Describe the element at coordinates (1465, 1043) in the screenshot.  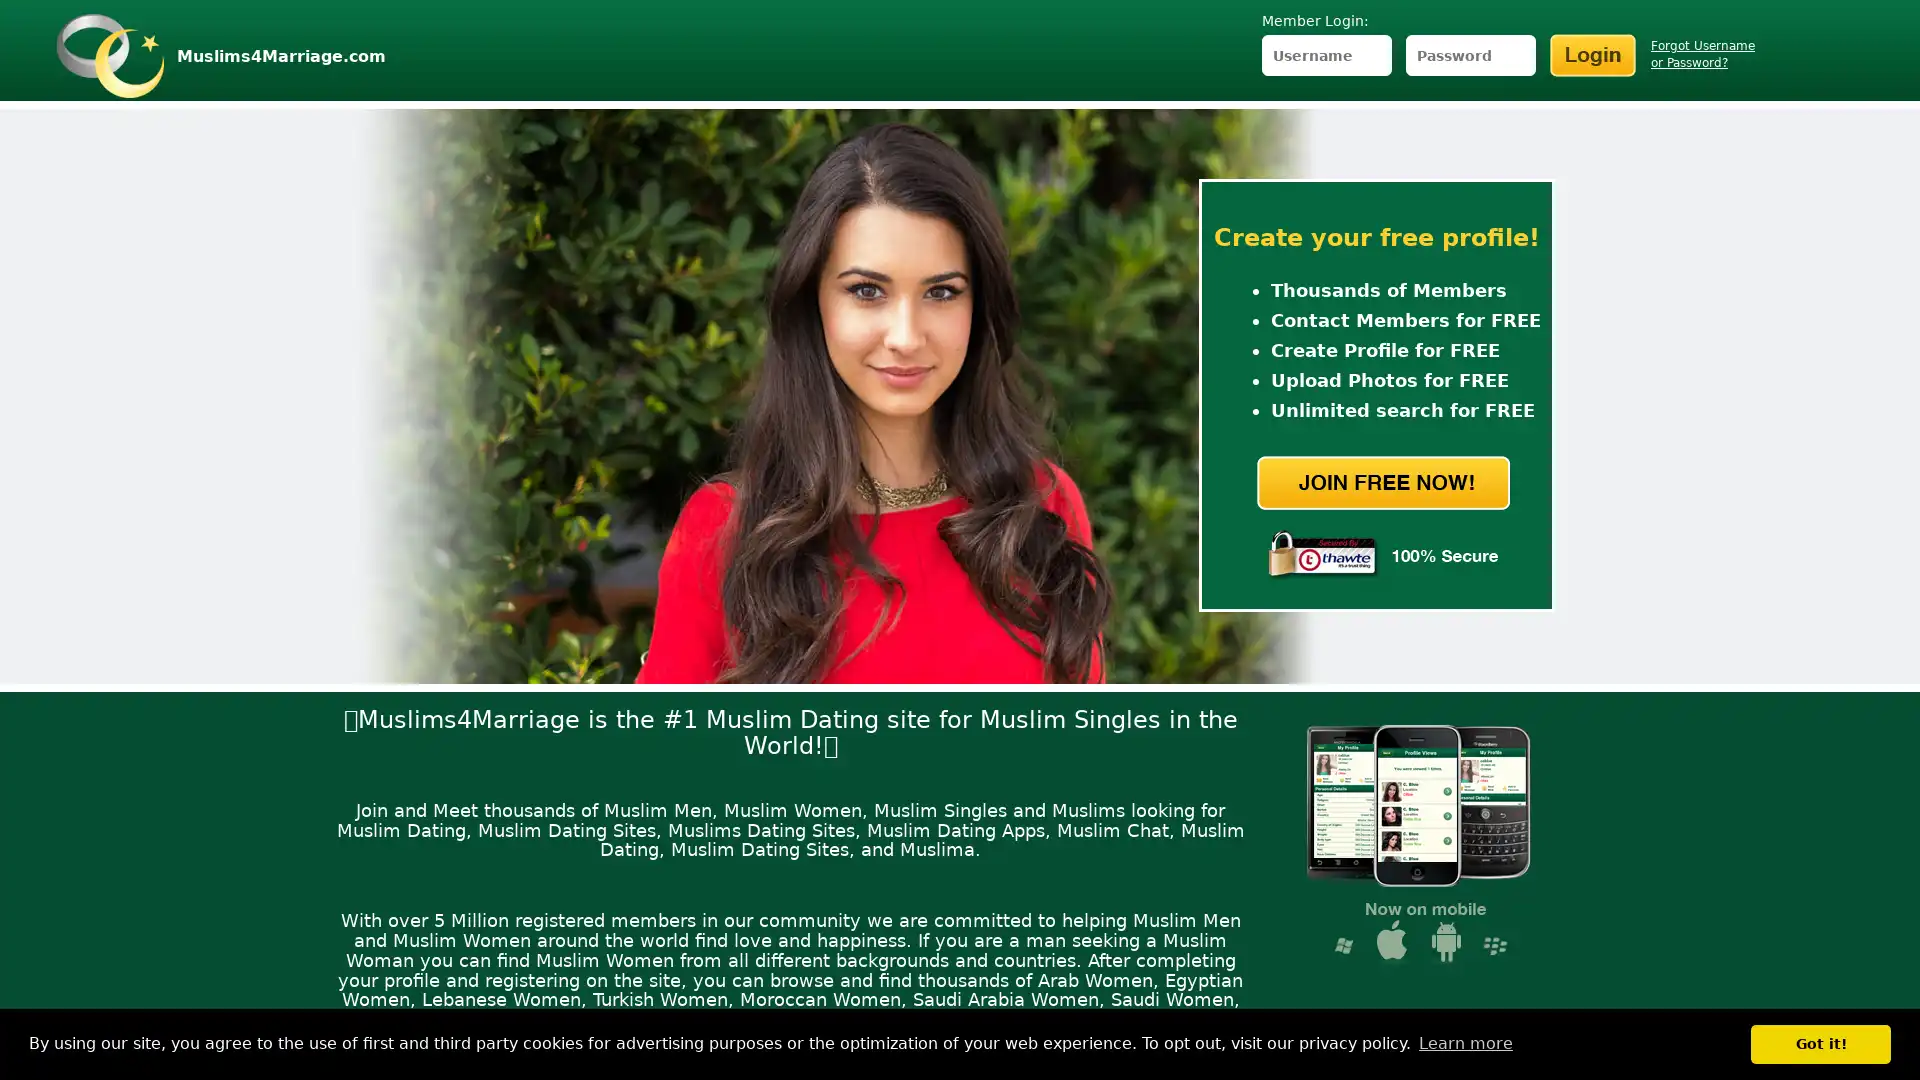
I see `learn more about cookies` at that location.